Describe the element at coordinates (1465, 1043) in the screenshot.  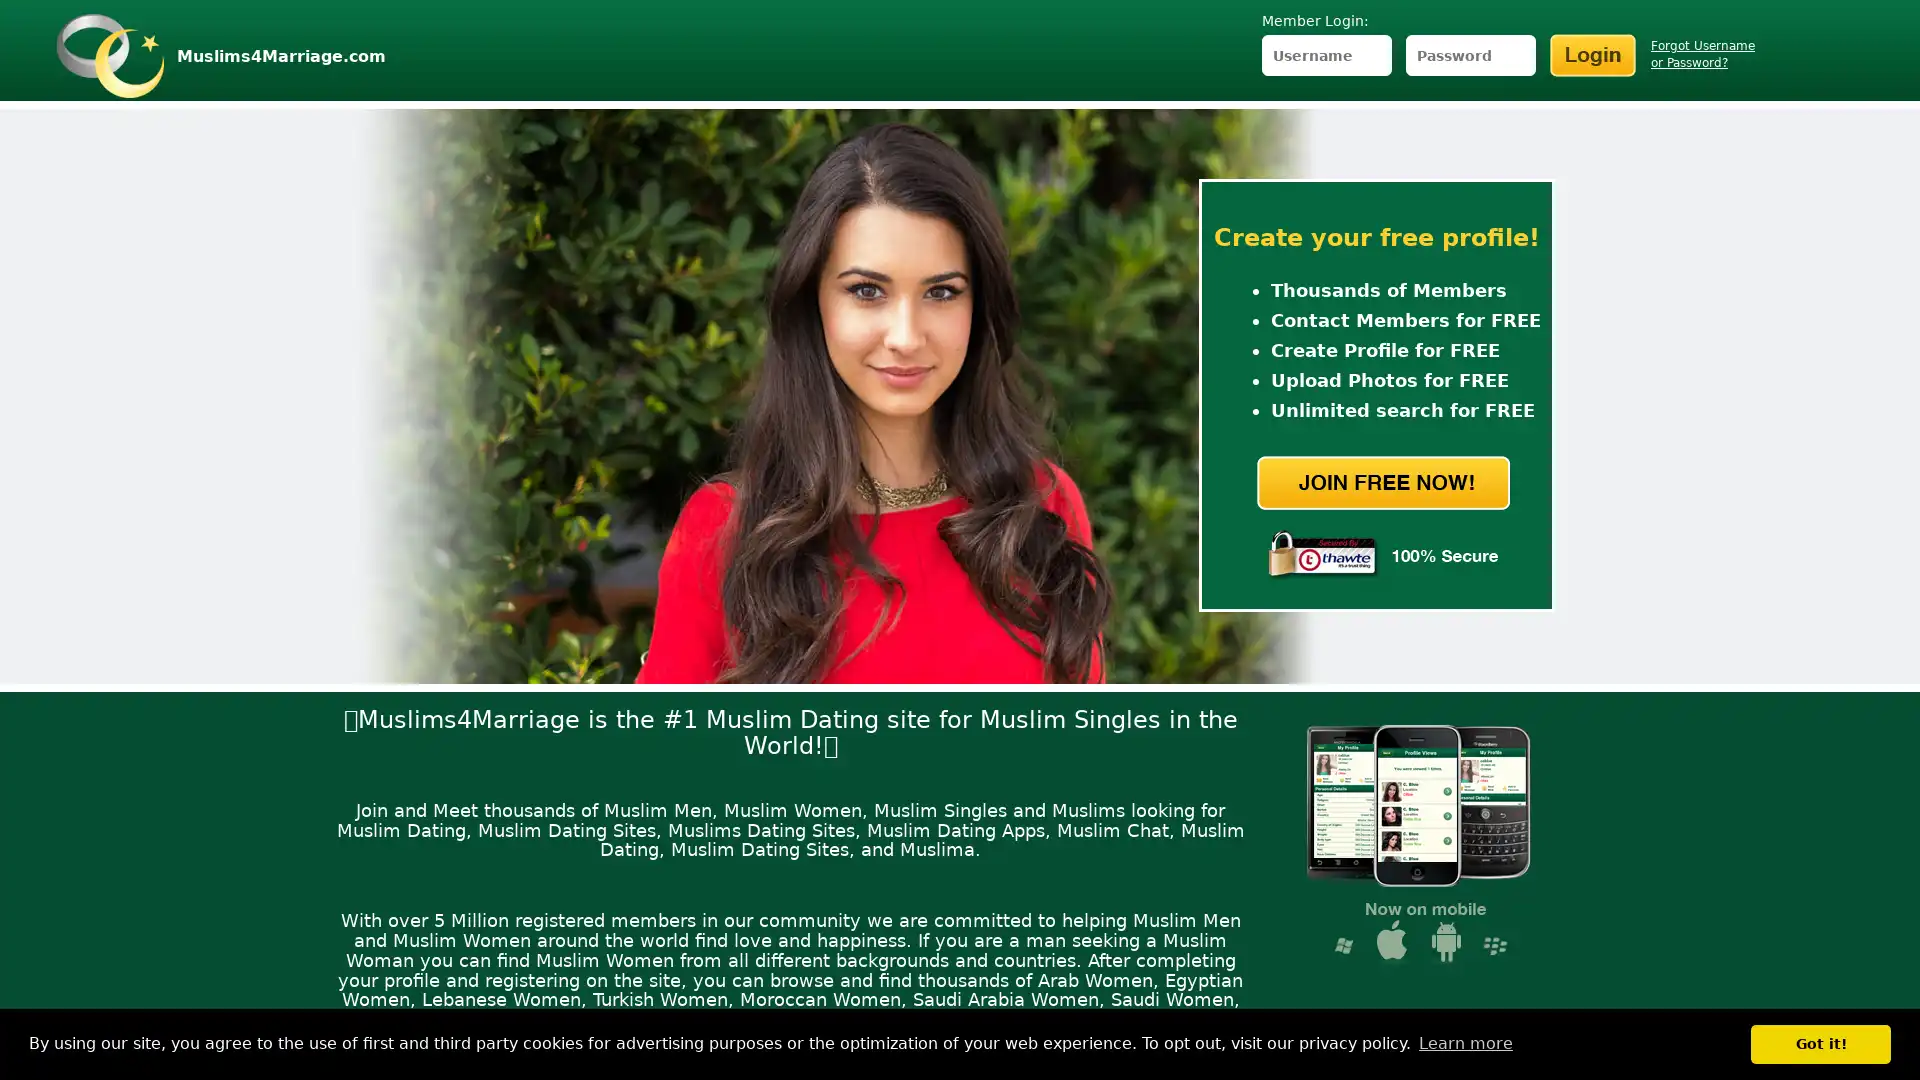
I see `learn more about cookies` at that location.